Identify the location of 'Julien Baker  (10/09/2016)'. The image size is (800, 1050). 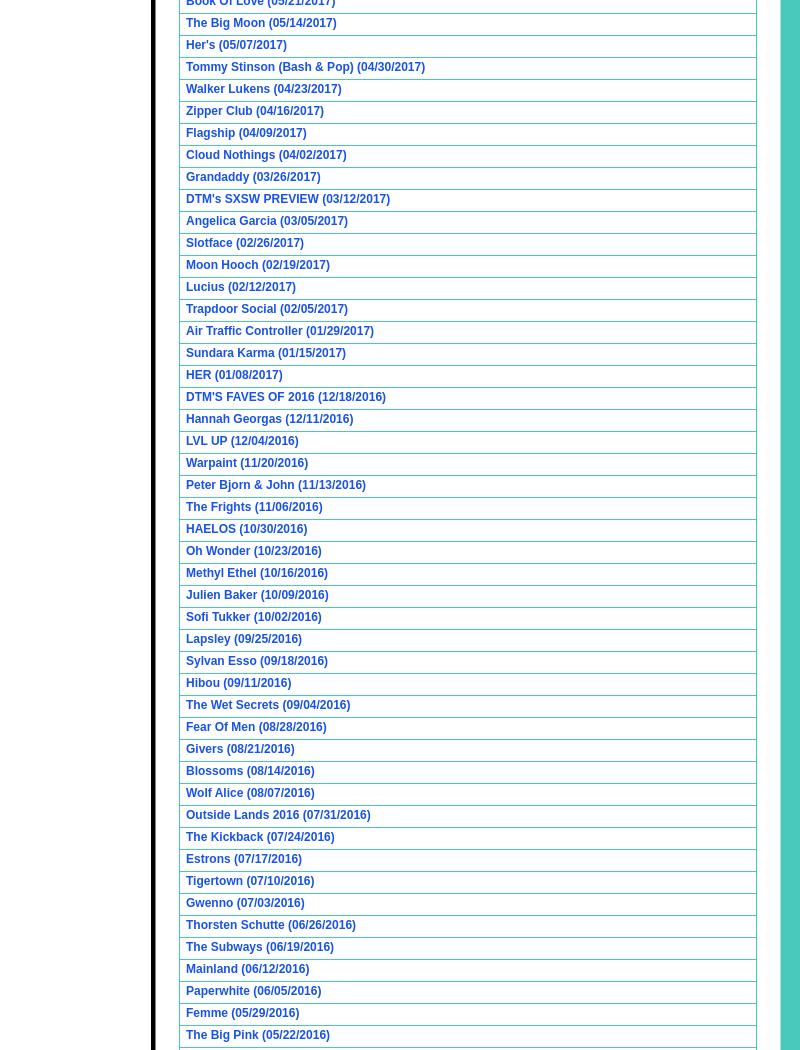
(255, 594).